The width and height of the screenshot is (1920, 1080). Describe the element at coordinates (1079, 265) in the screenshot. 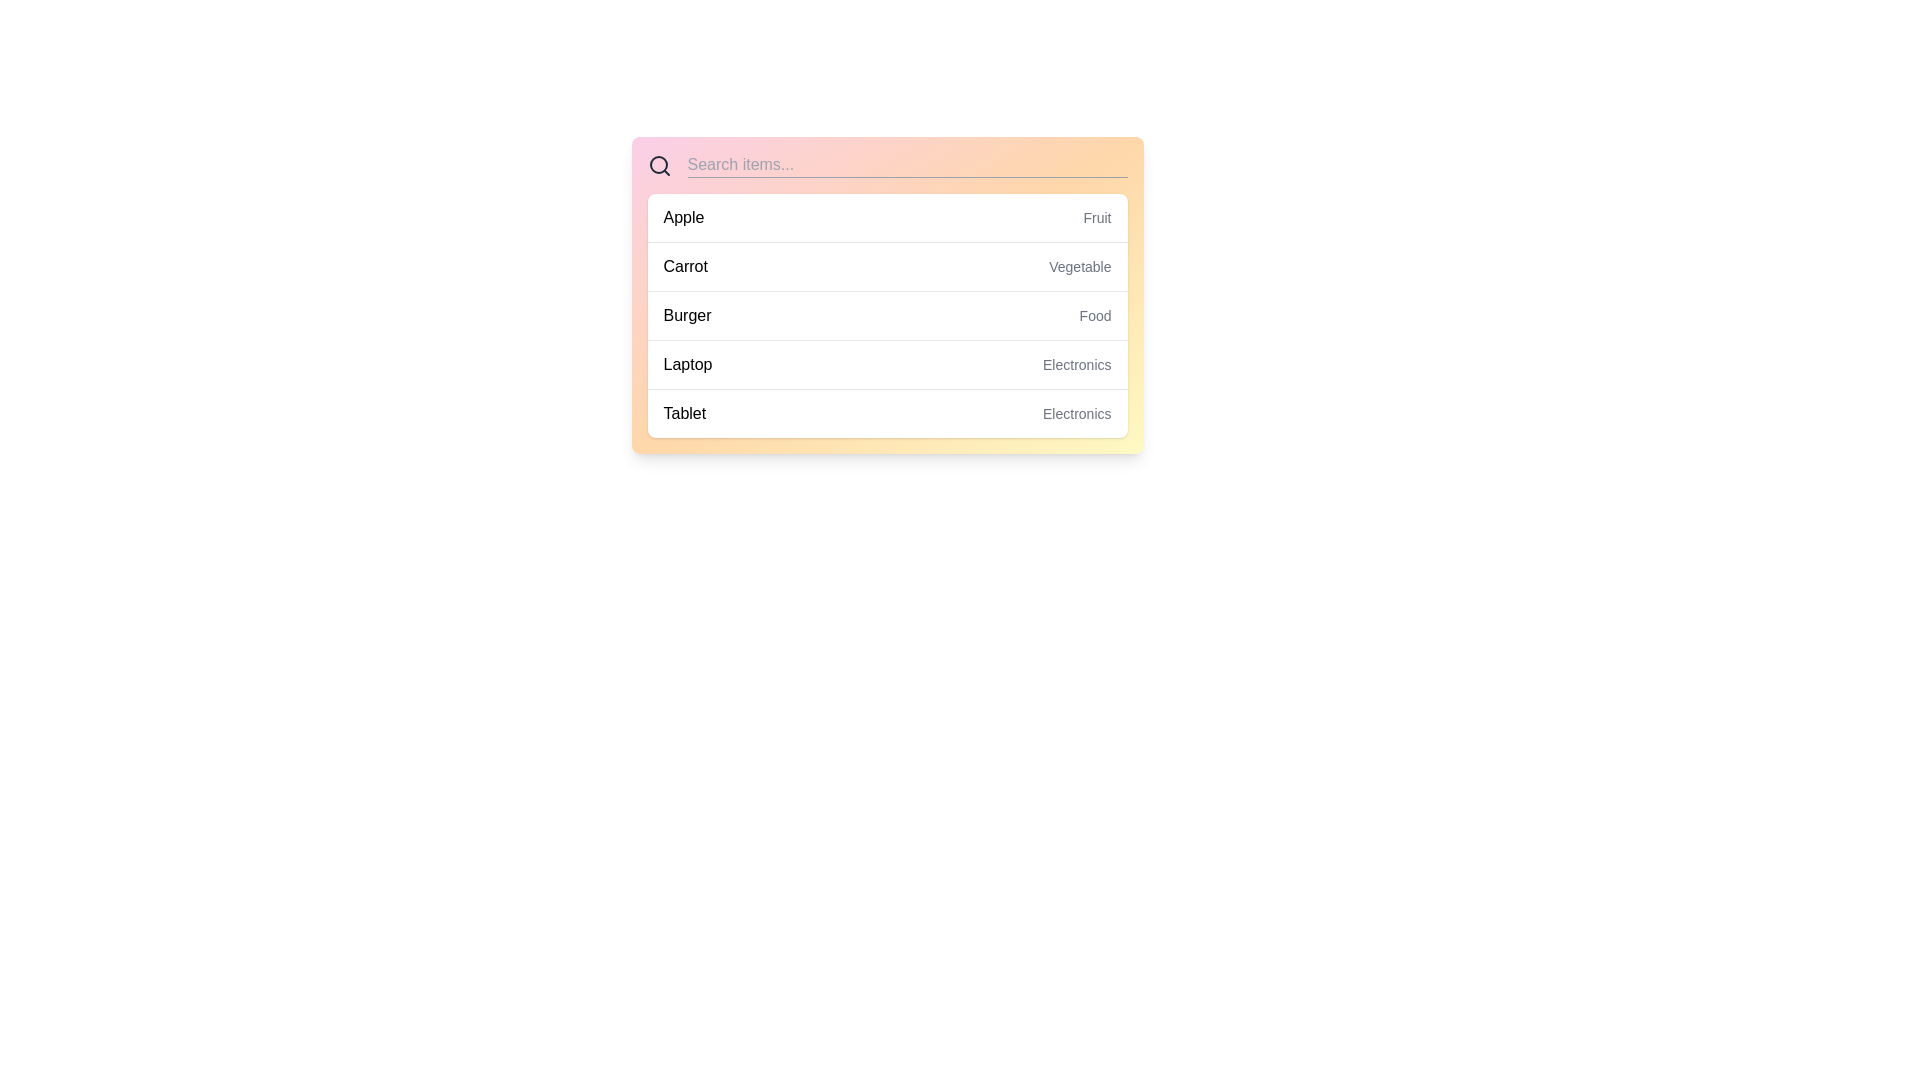

I see `the 'Vegetable' label that categorizes the 'Carrot' entry in the search results interface, which is located in the second row of the list` at that location.